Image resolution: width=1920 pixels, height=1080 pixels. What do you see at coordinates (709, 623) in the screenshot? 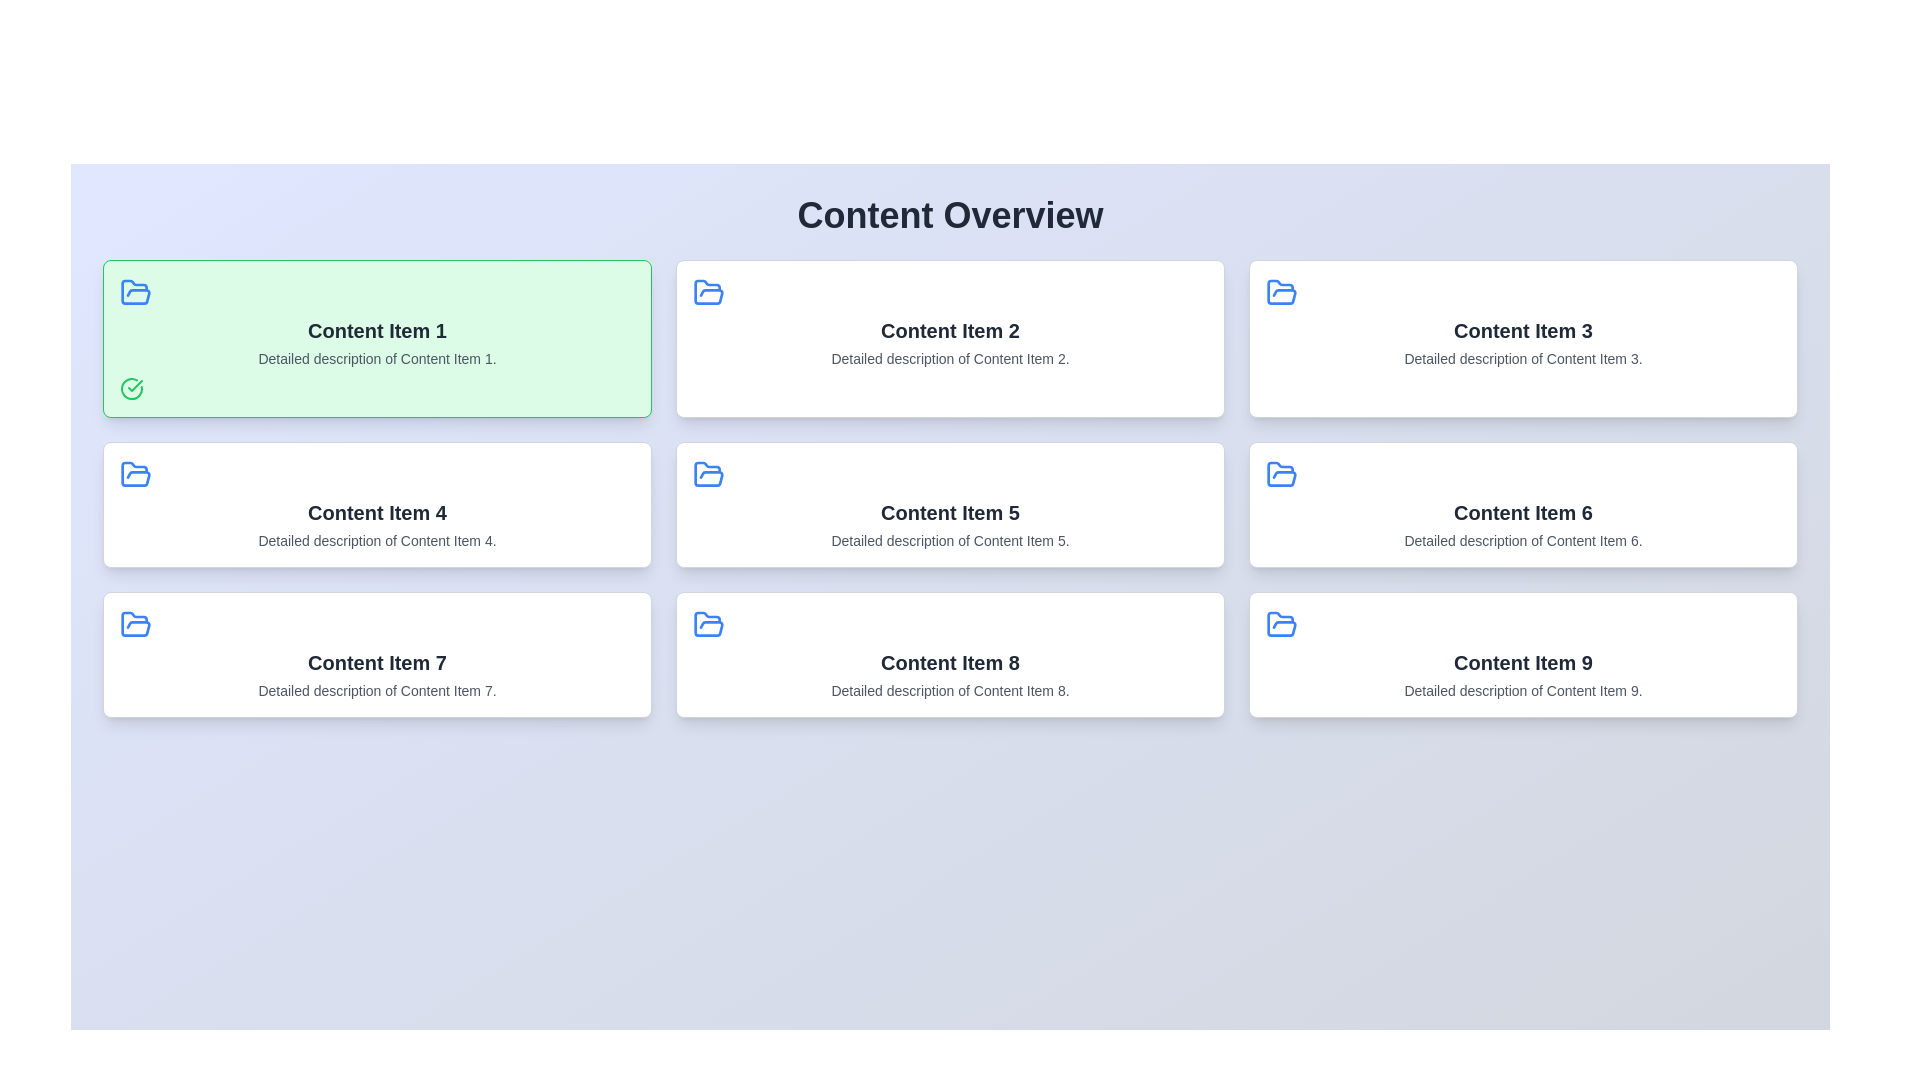
I see `the blue rounded folder icon located` at bounding box center [709, 623].